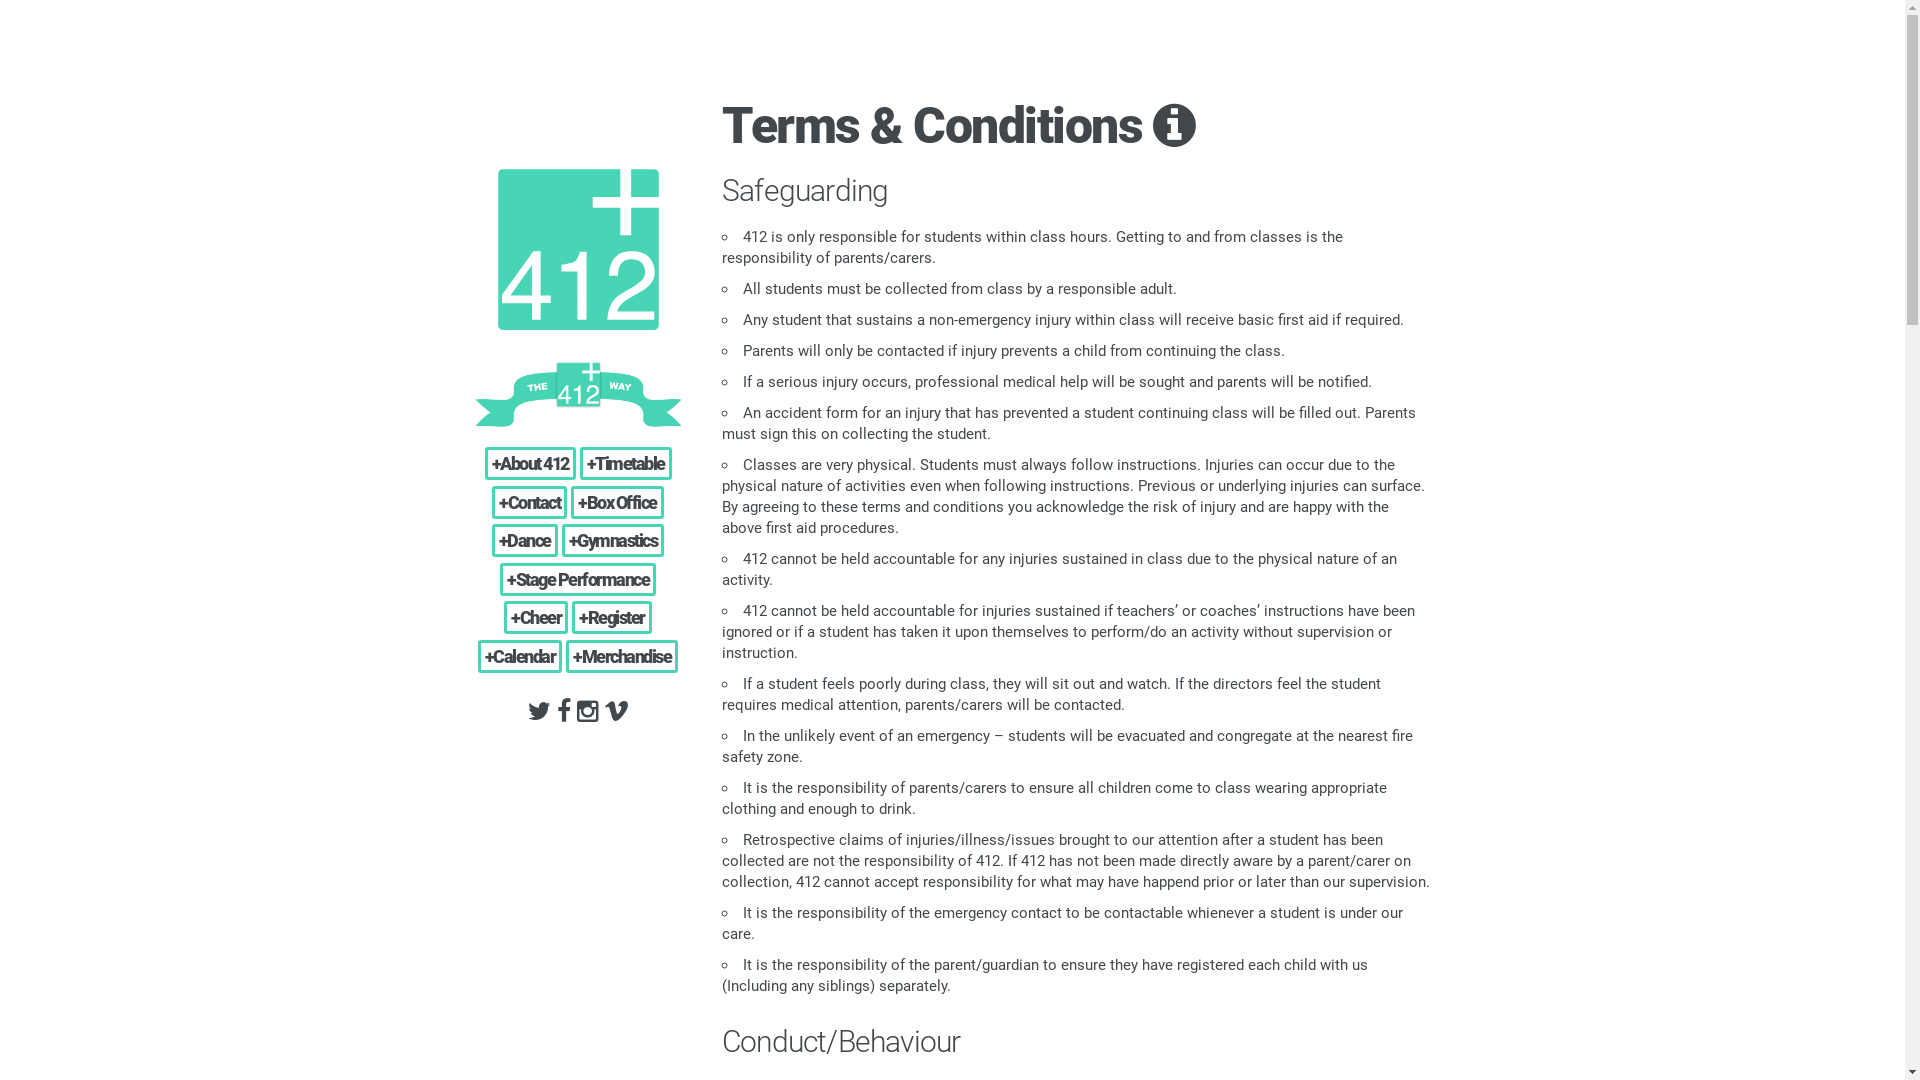 Image resolution: width=1920 pixels, height=1080 pixels. Describe the element at coordinates (536, 616) in the screenshot. I see `'+Cheer'` at that location.